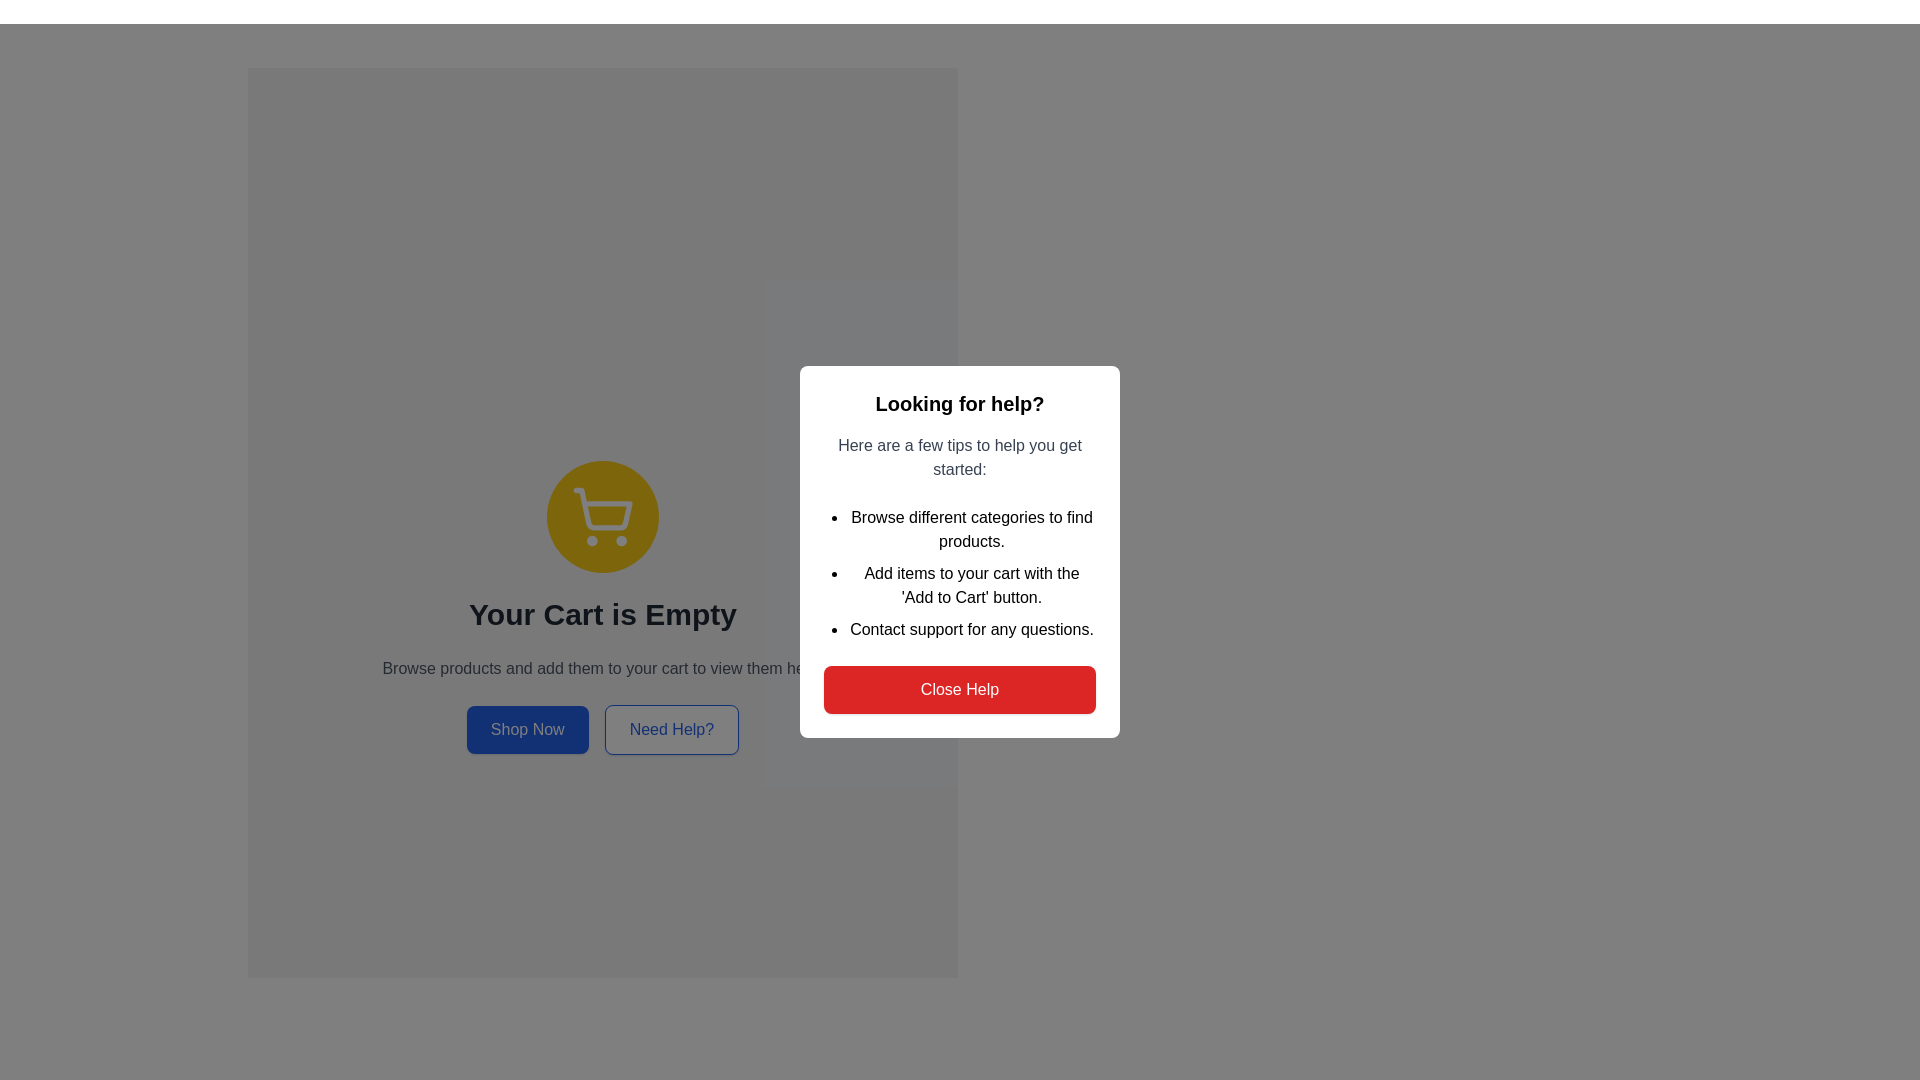 Image resolution: width=1920 pixels, height=1080 pixels. Describe the element at coordinates (971, 528) in the screenshot. I see `the text element that provides guidance to the user on navigating the application, located under the heading 'Here are a few tips to help you get started:' in the help dialog box` at that location.